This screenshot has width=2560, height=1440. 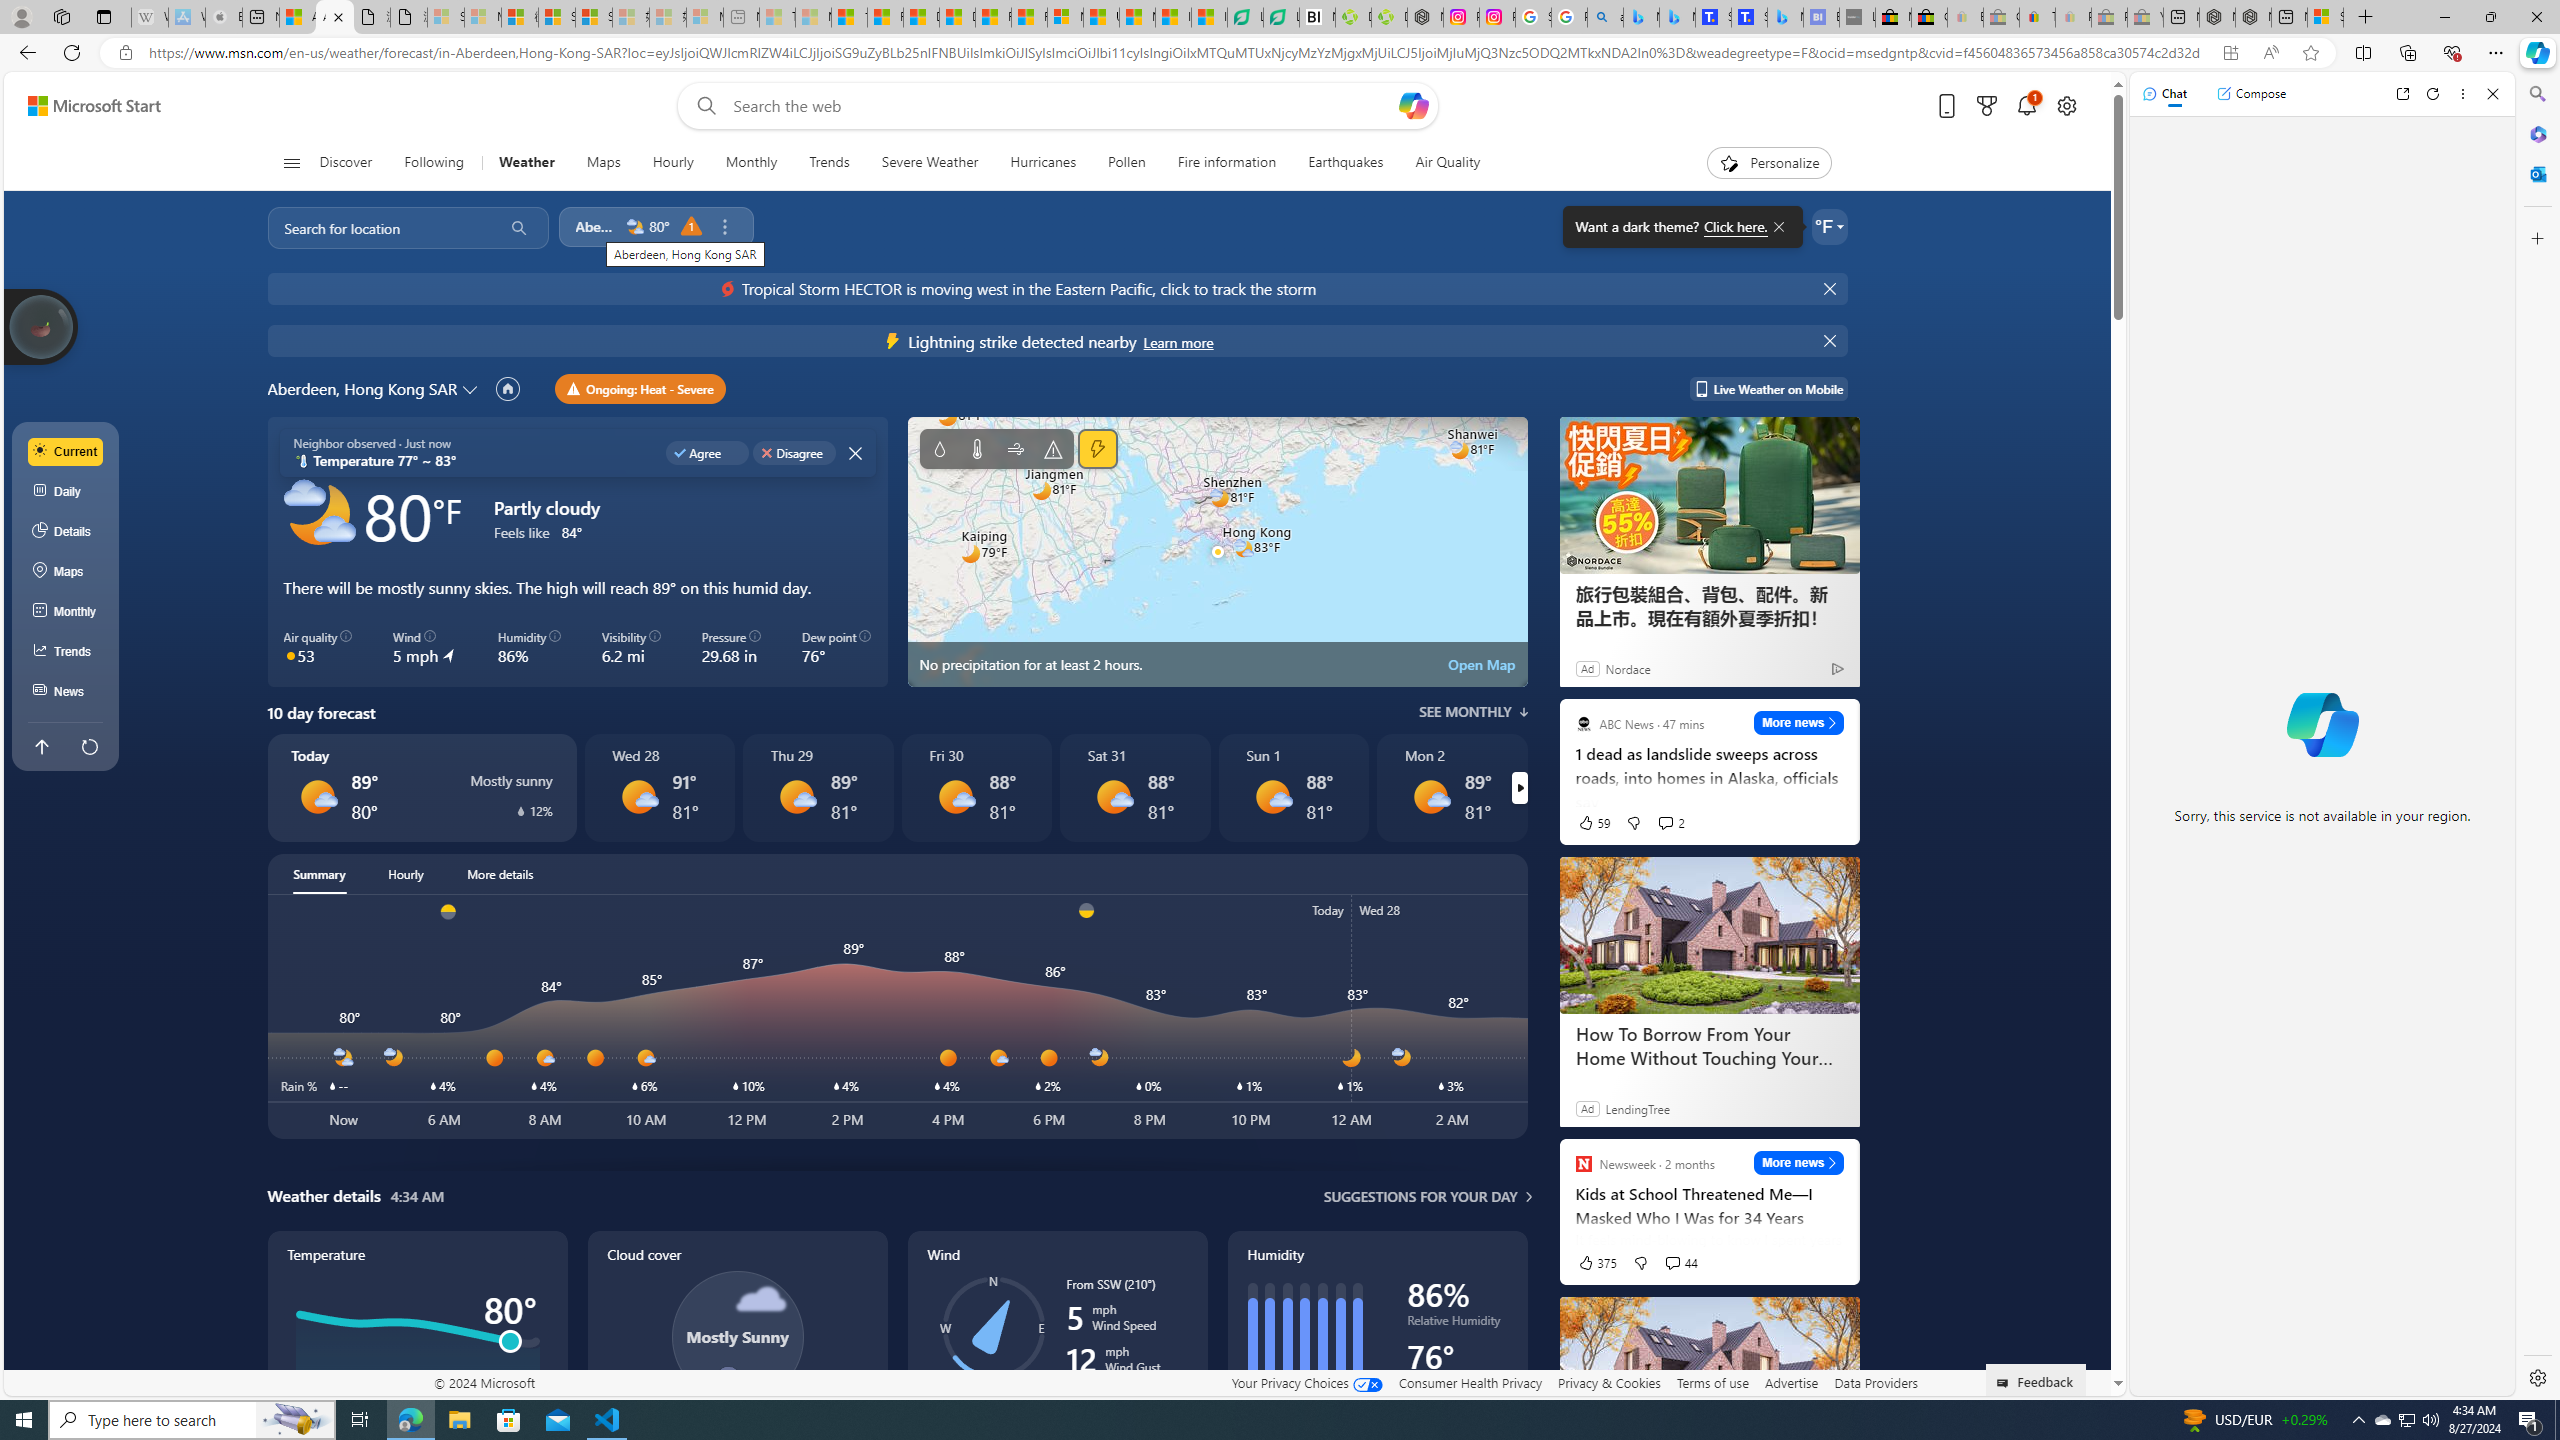 I want to click on 'Hourly', so click(x=404, y=873).